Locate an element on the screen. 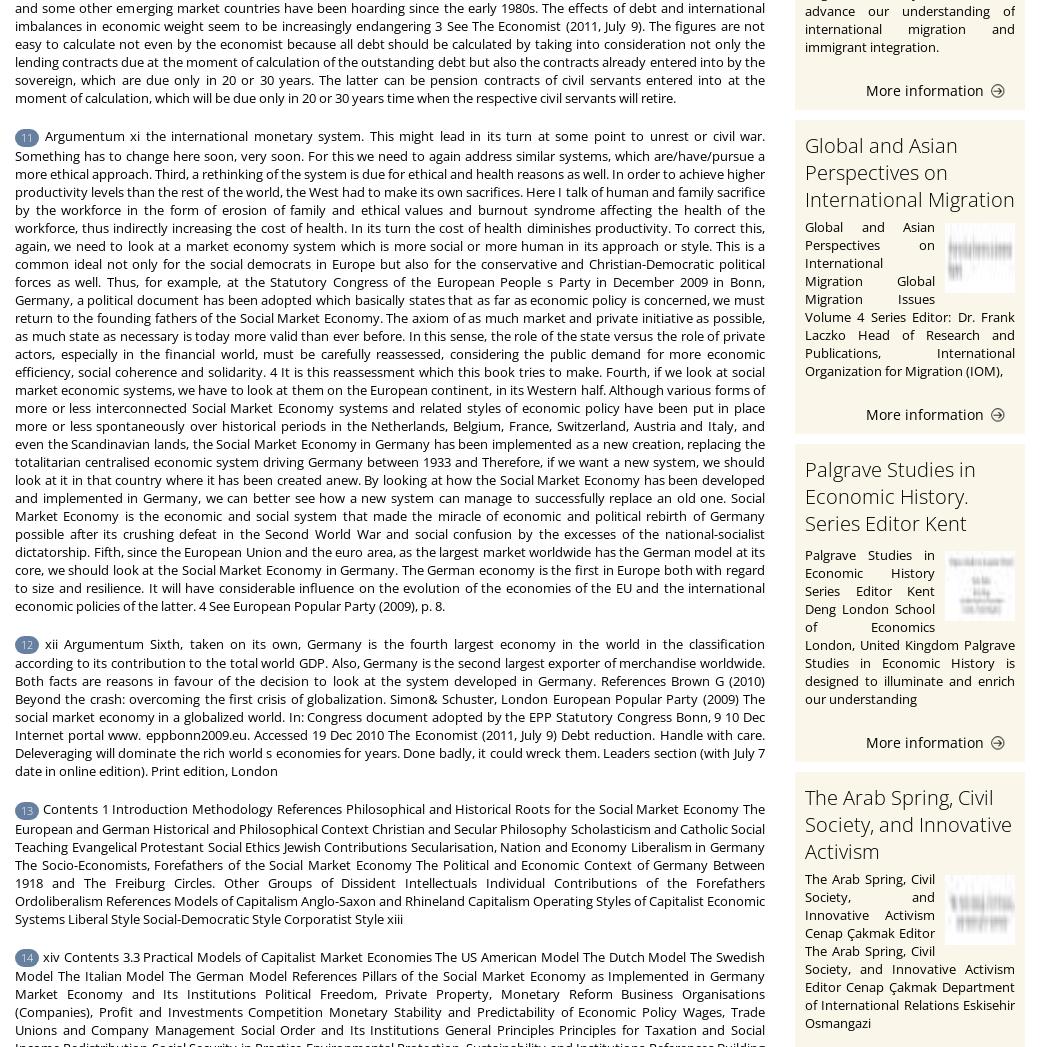 This screenshot has height=1047, width=1050. '11' is located at coordinates (26, 135).